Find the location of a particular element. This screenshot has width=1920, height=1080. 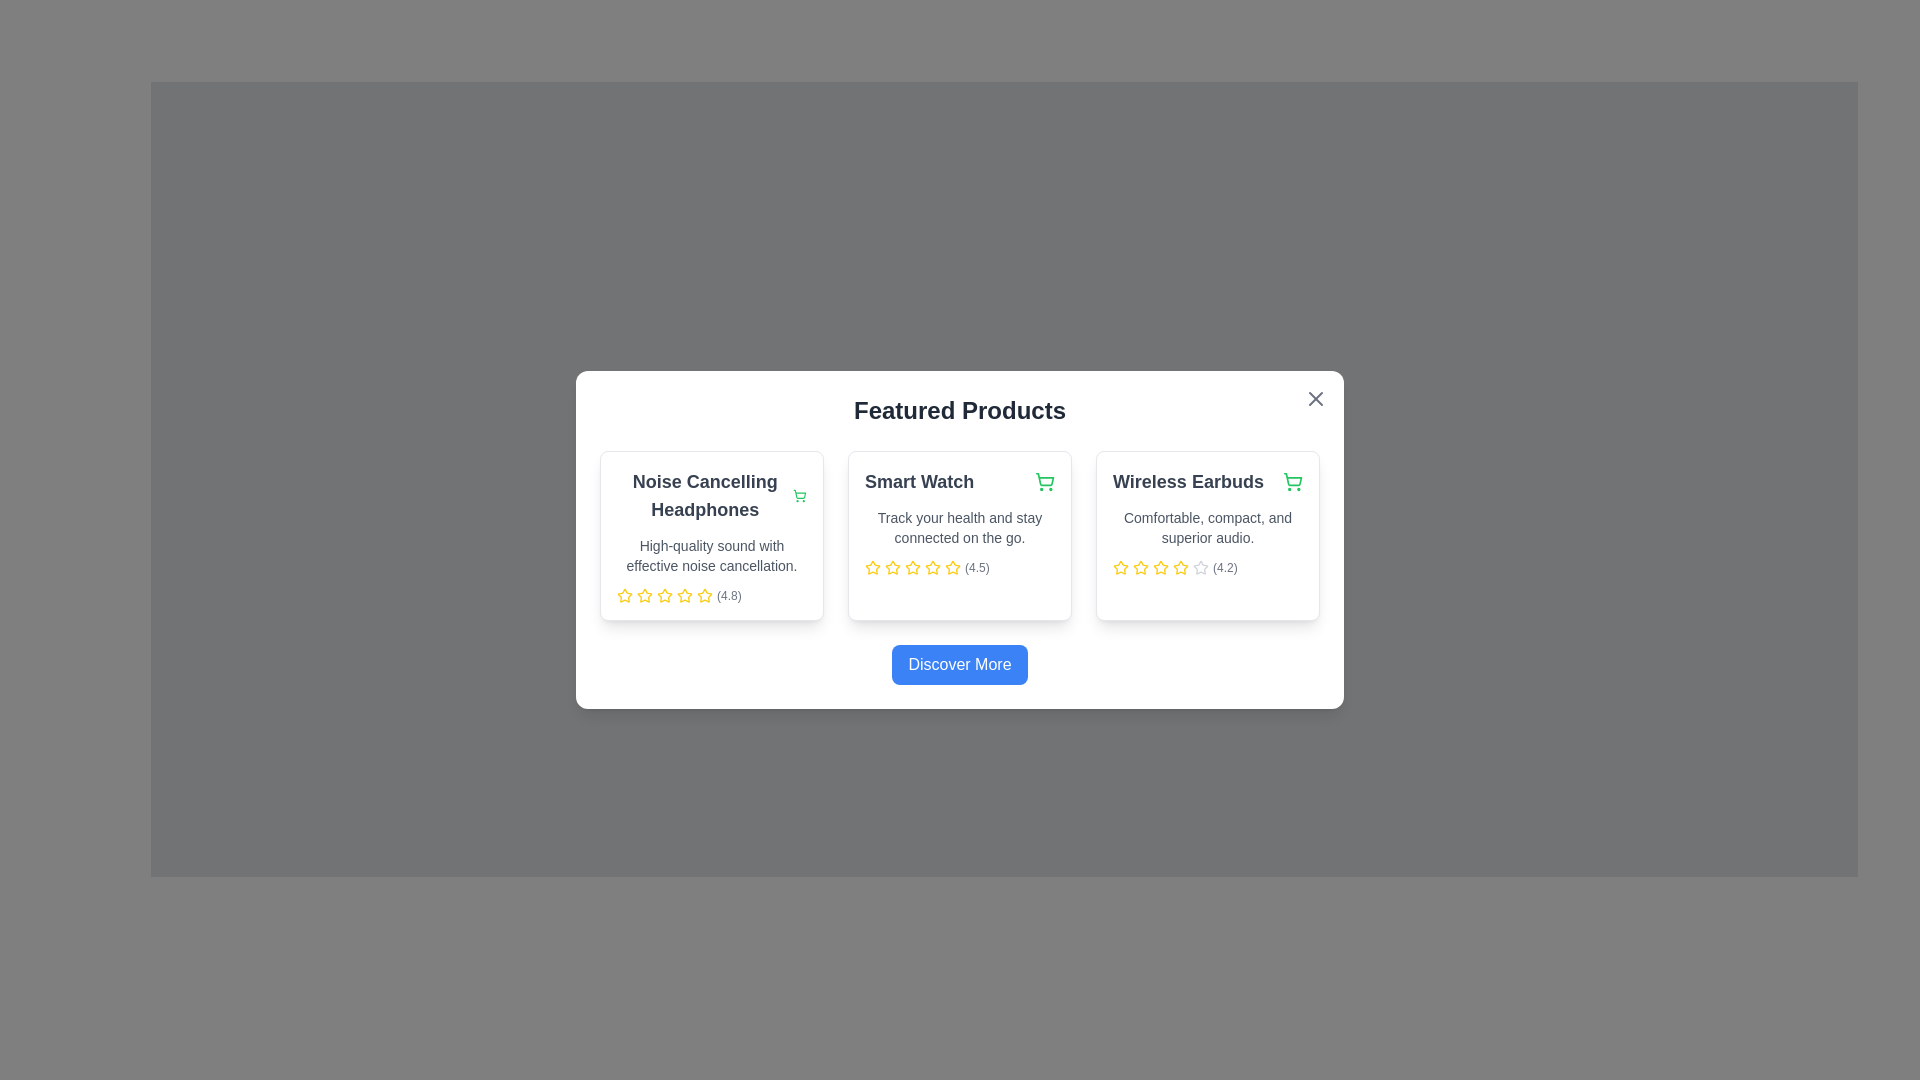

the shopping cart icon next to the 'Noise Cancelling Headphones' title is located at coordinates (800, 495).